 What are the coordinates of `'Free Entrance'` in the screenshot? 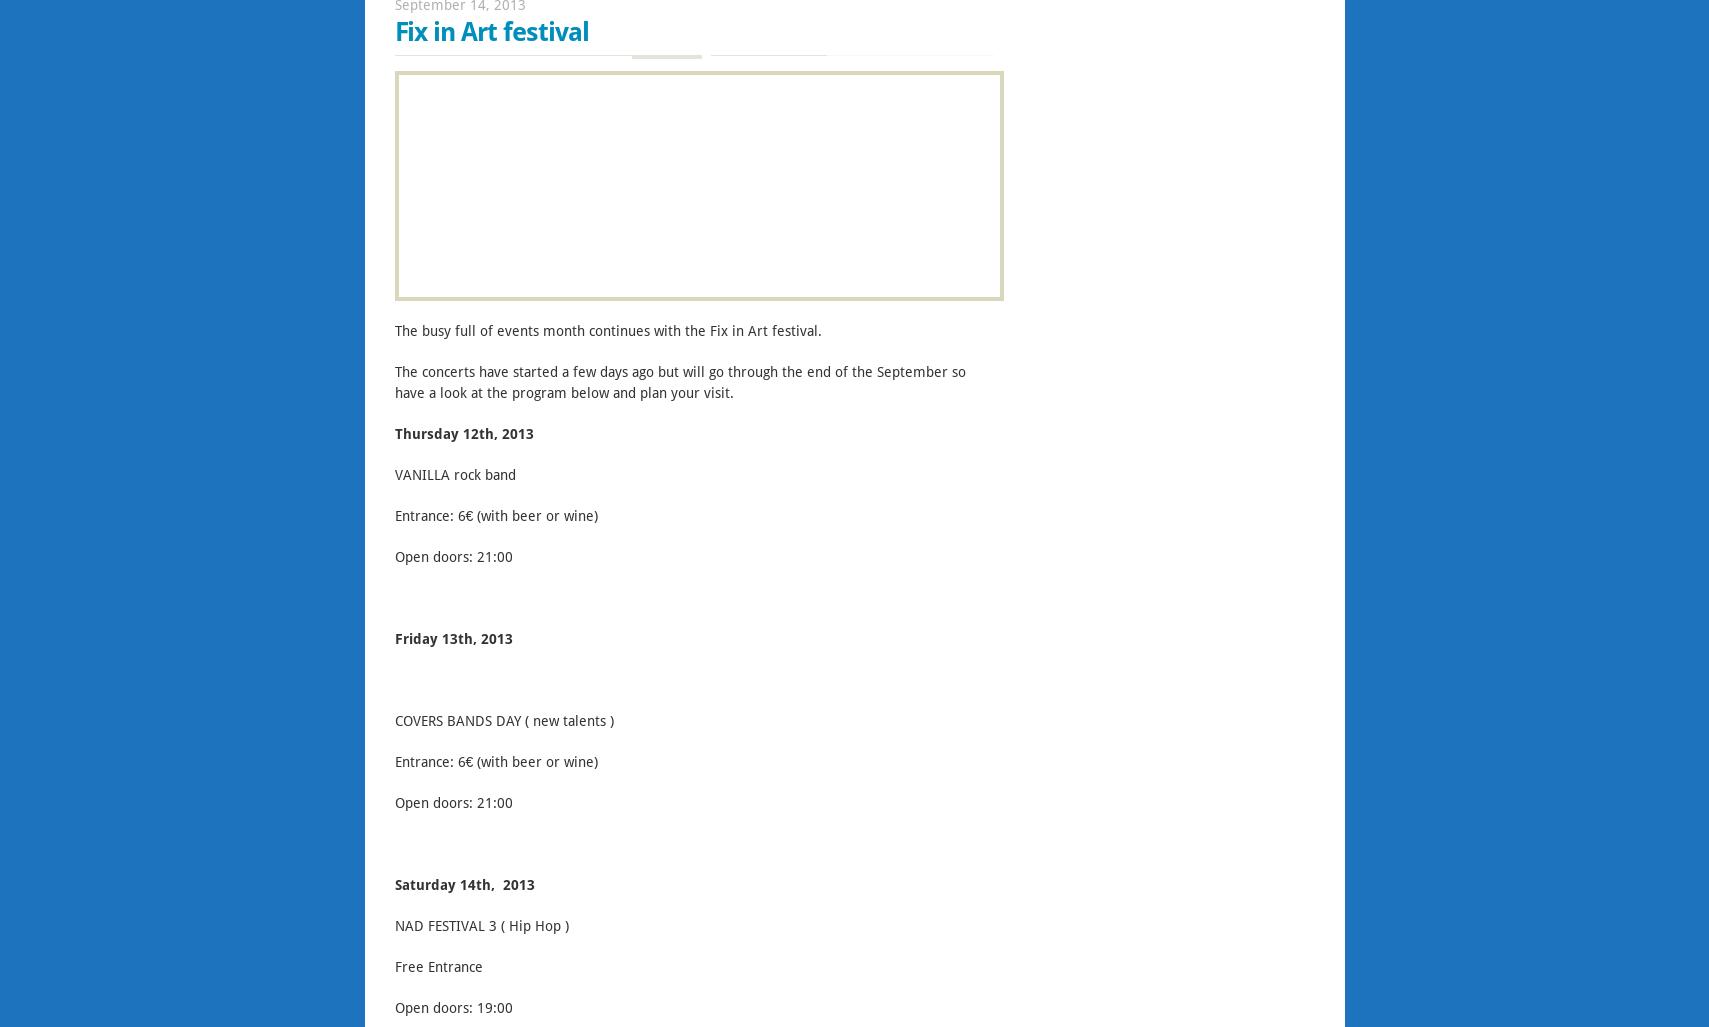 It's located at (437, 968).